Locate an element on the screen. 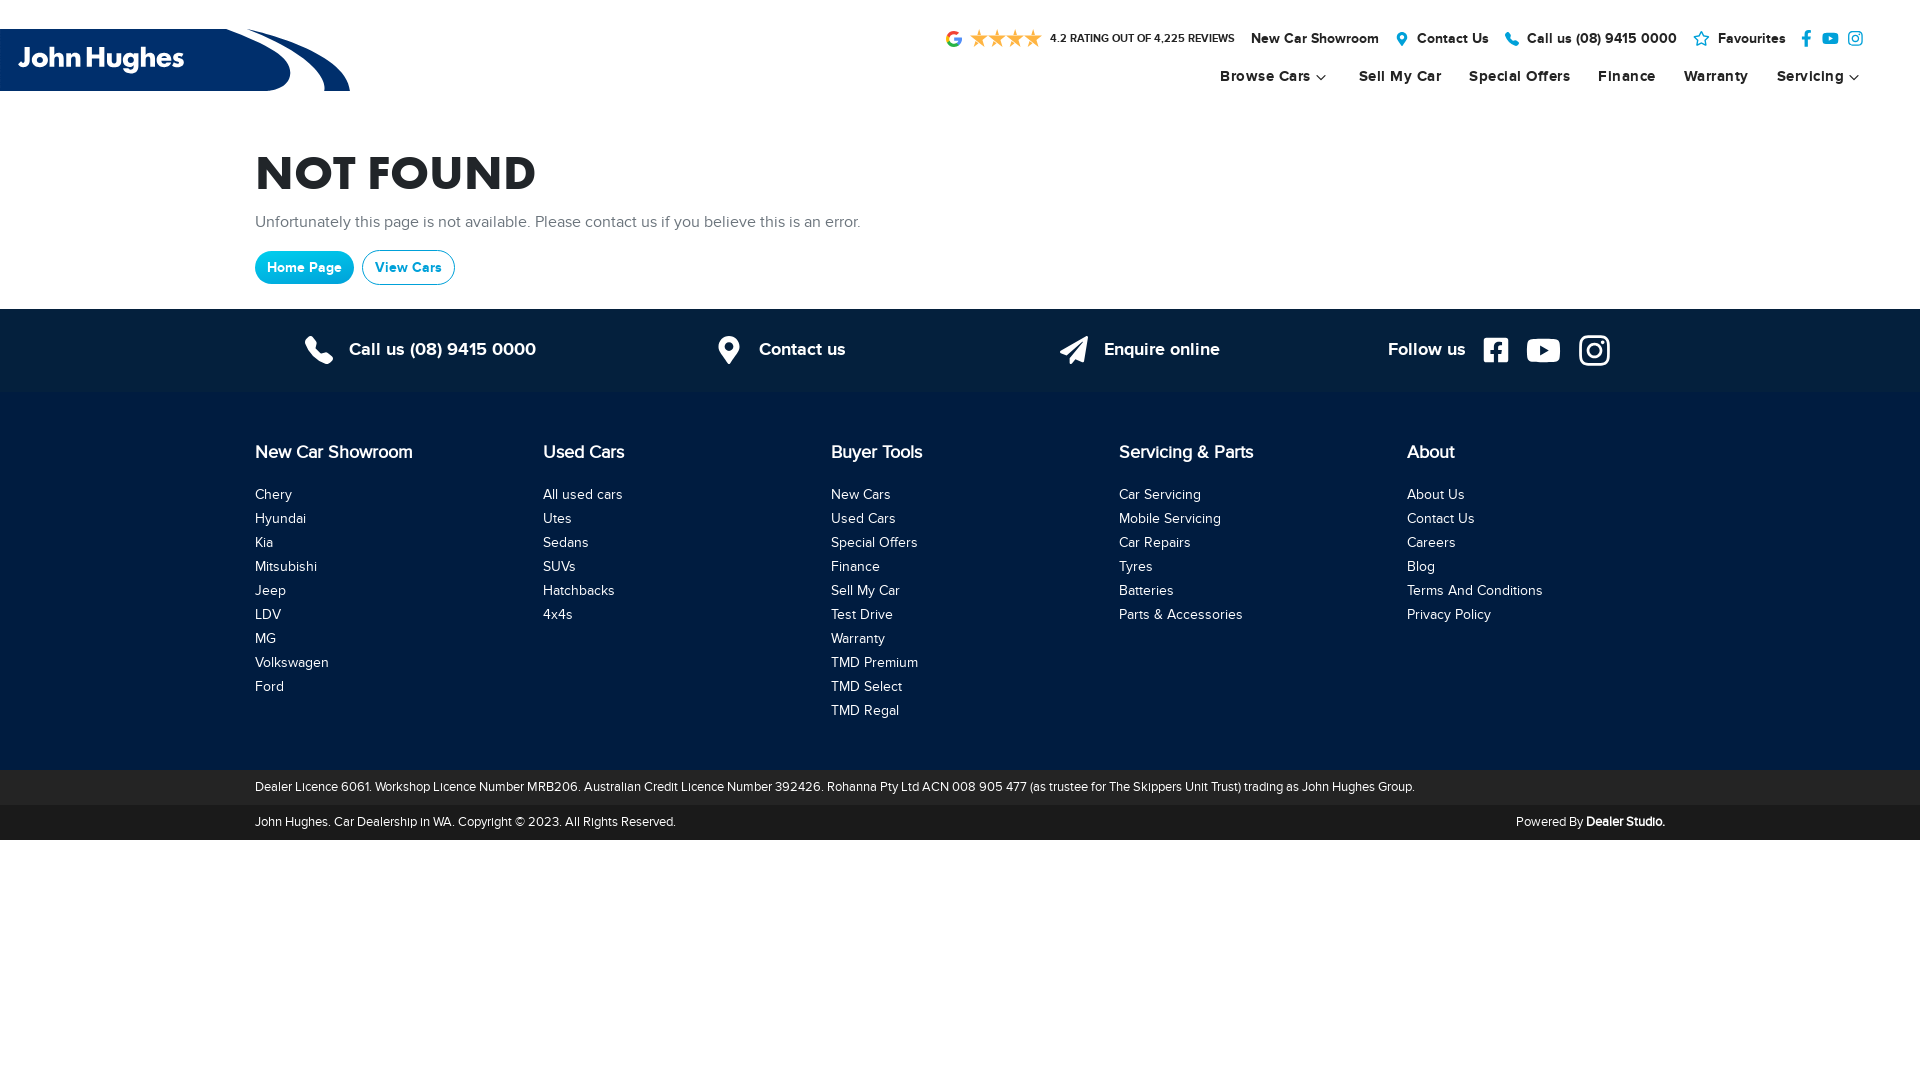 The width and height of the screenshot is (1920, 1080). 'Contact us' is located at coordinates (778, 349).